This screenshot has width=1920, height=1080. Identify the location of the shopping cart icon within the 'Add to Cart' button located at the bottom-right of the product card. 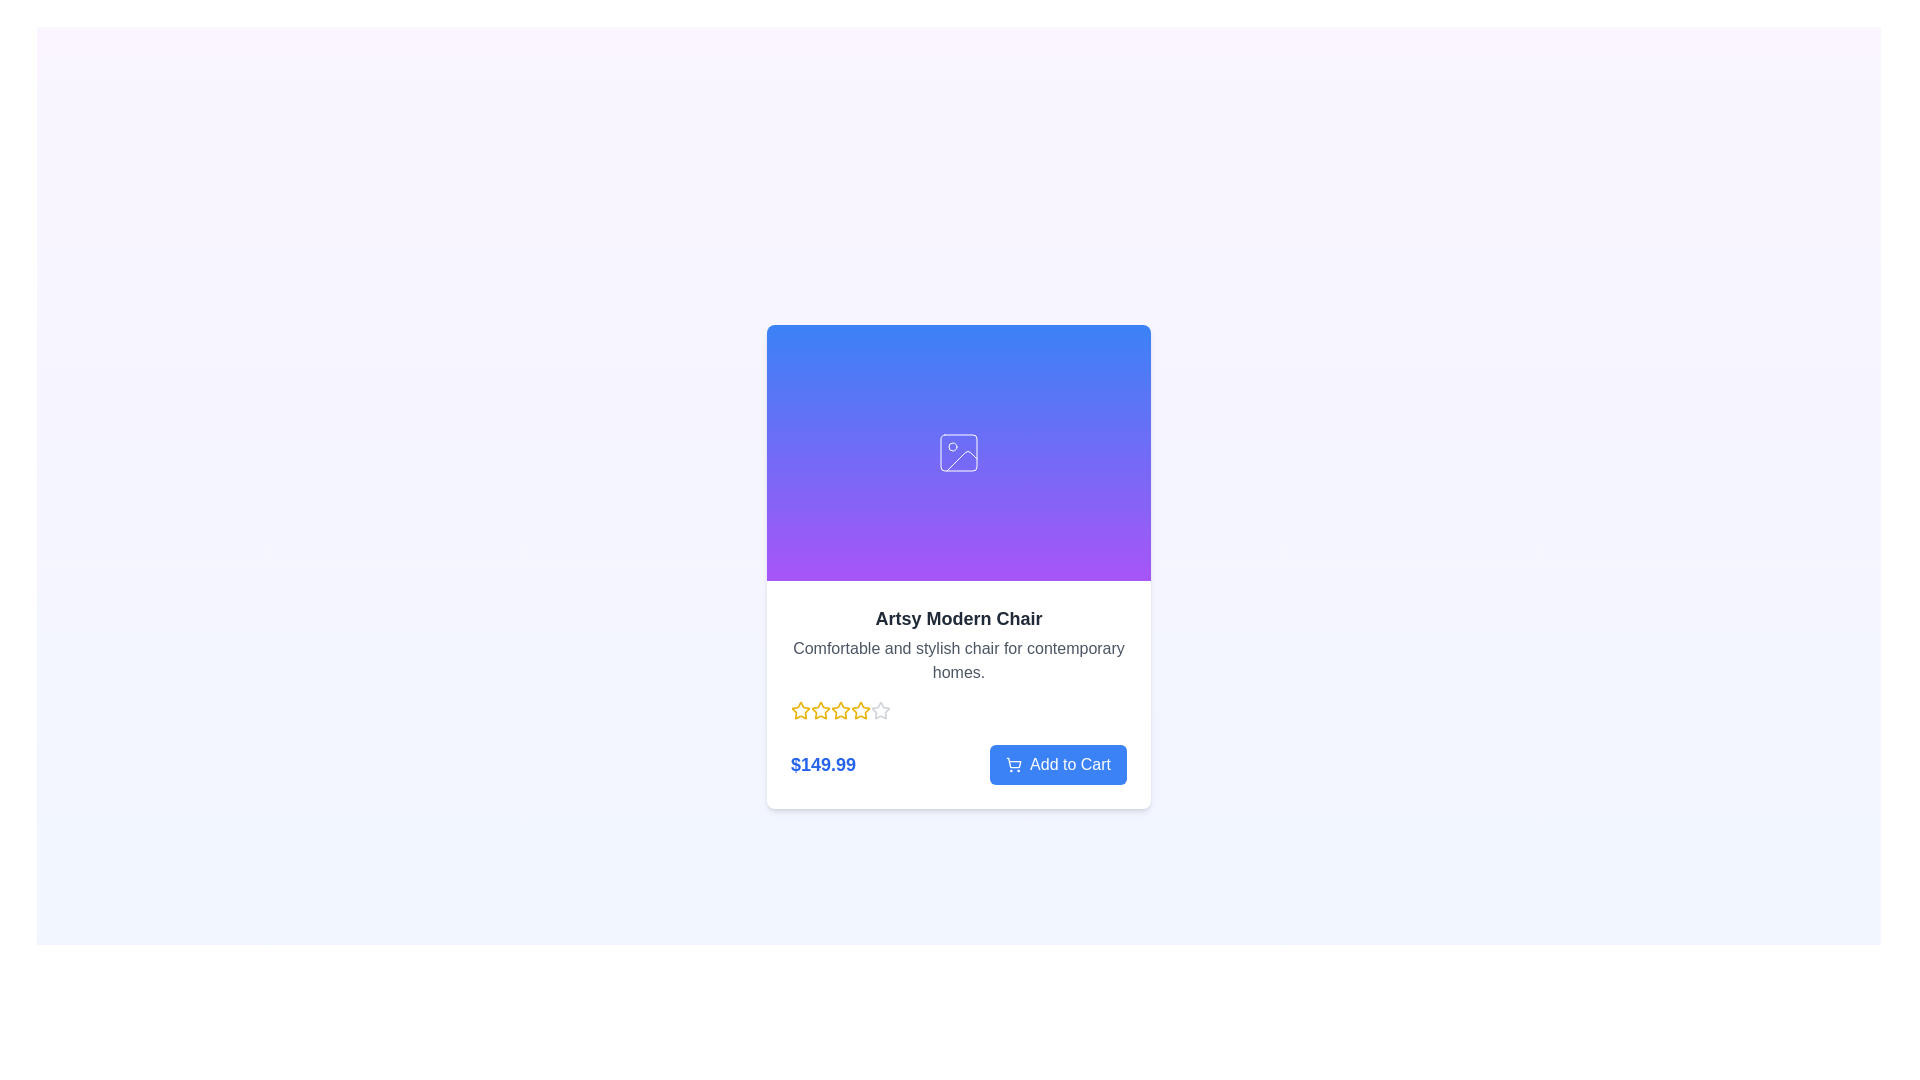
(1014, 763).